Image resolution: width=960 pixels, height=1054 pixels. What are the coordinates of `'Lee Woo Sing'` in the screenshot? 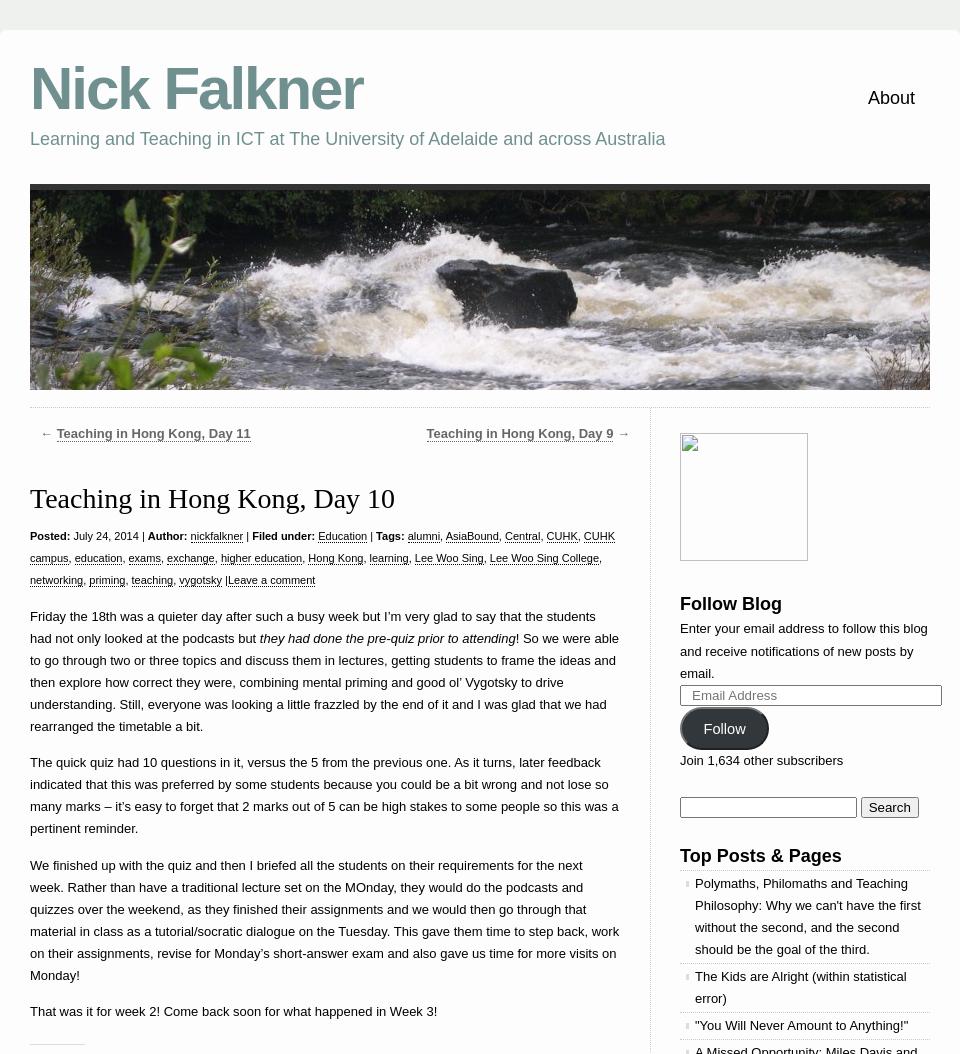 It's located at (448, 557).